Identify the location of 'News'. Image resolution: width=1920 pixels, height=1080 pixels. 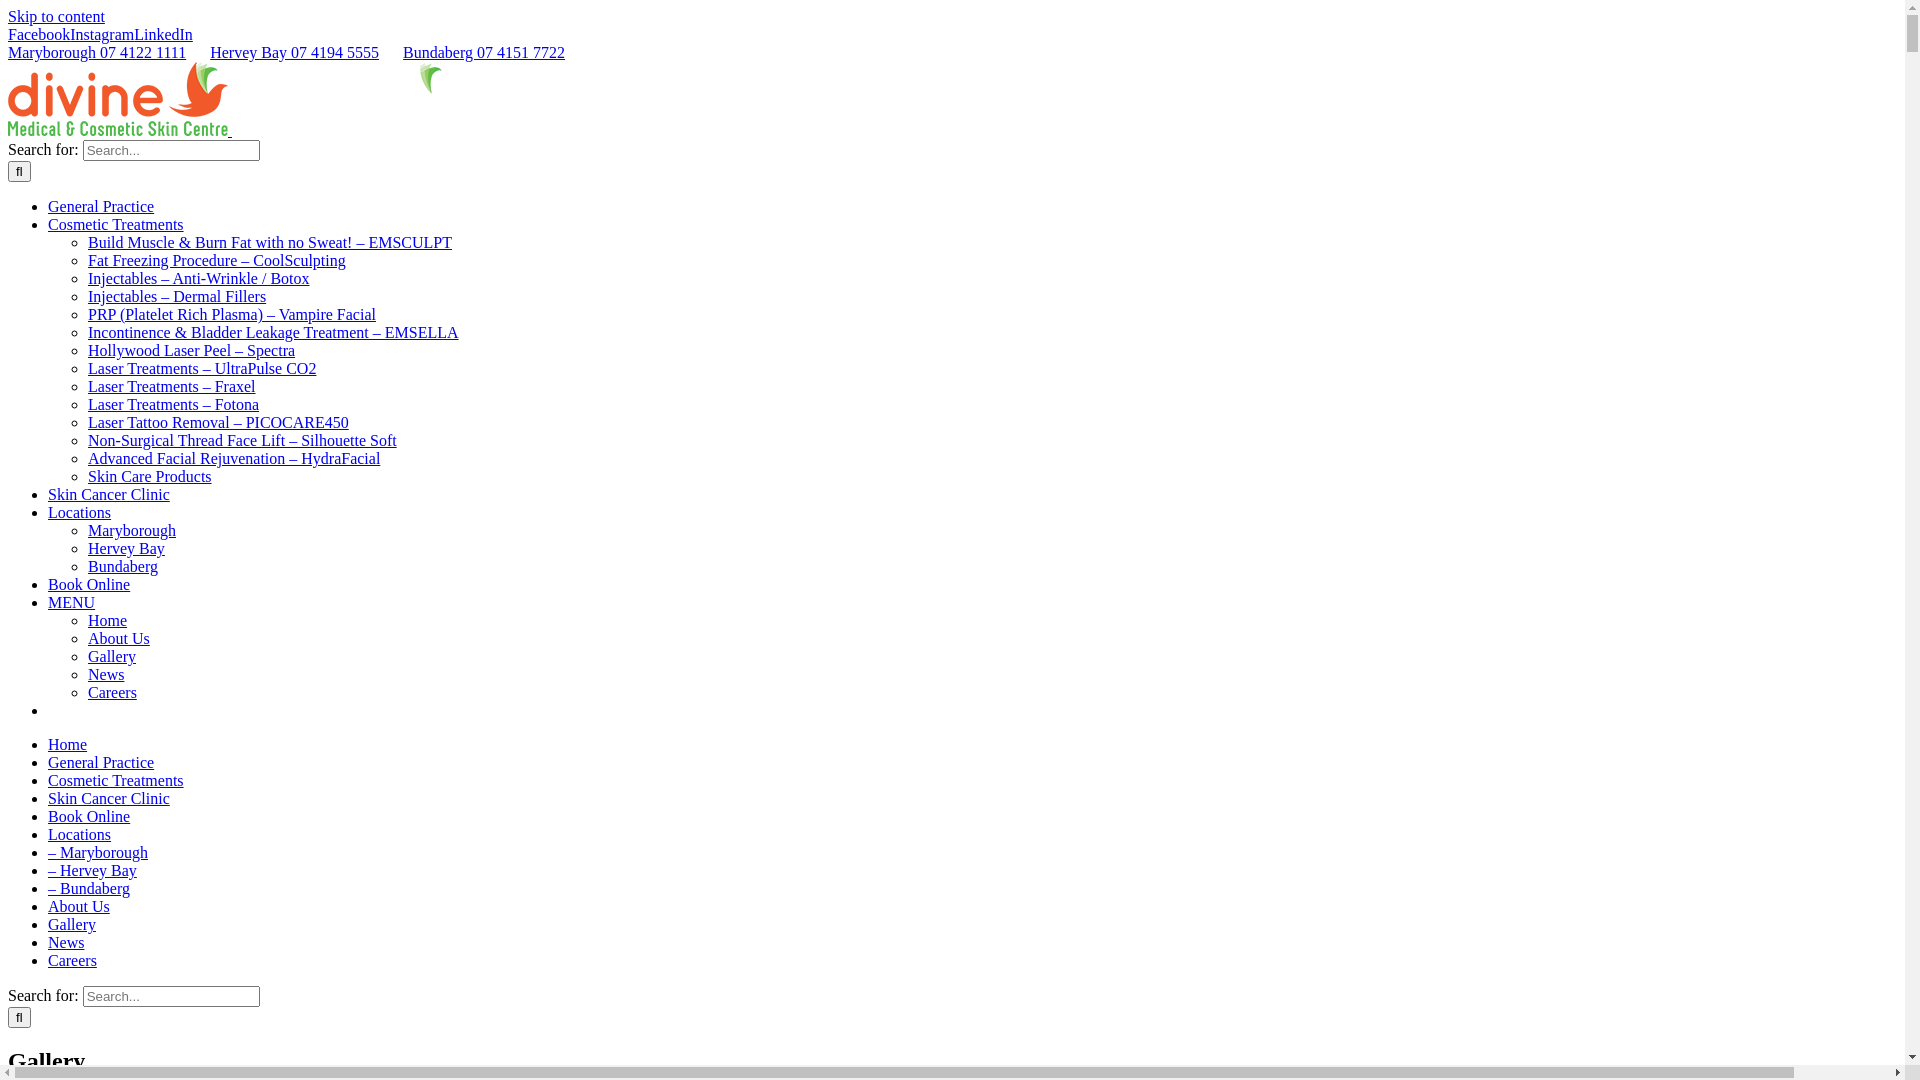
(48, 942).